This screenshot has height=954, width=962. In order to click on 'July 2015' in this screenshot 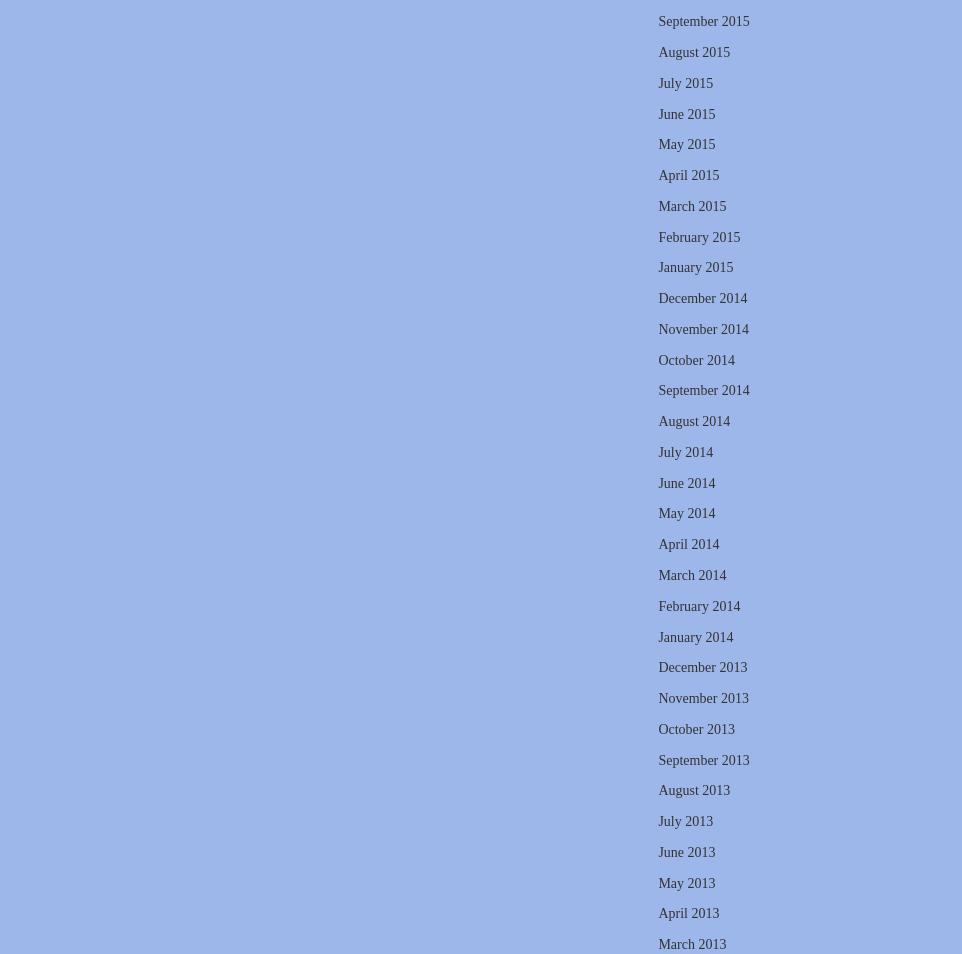, I will do `click(684, 81)`.